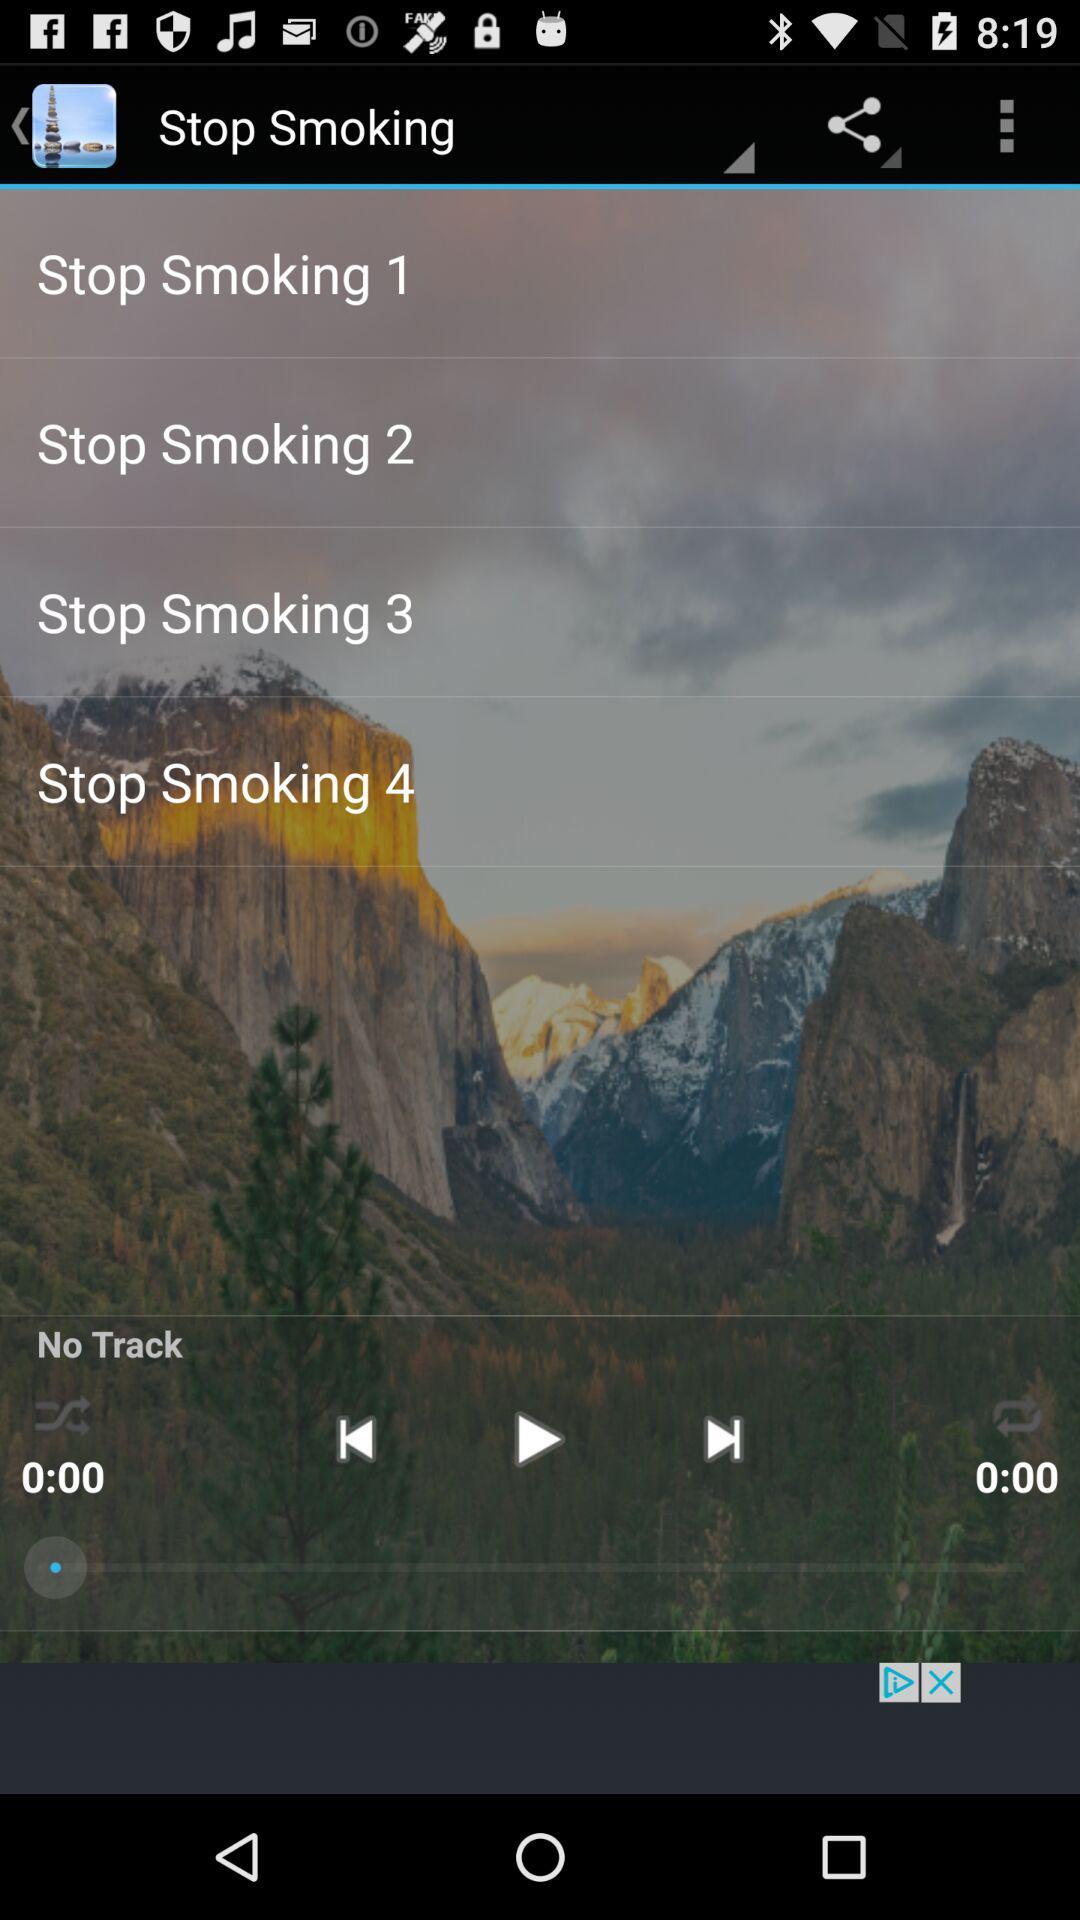 This screenshot has width=1080, height=1920. I want to click on search, so click(540, 1727).